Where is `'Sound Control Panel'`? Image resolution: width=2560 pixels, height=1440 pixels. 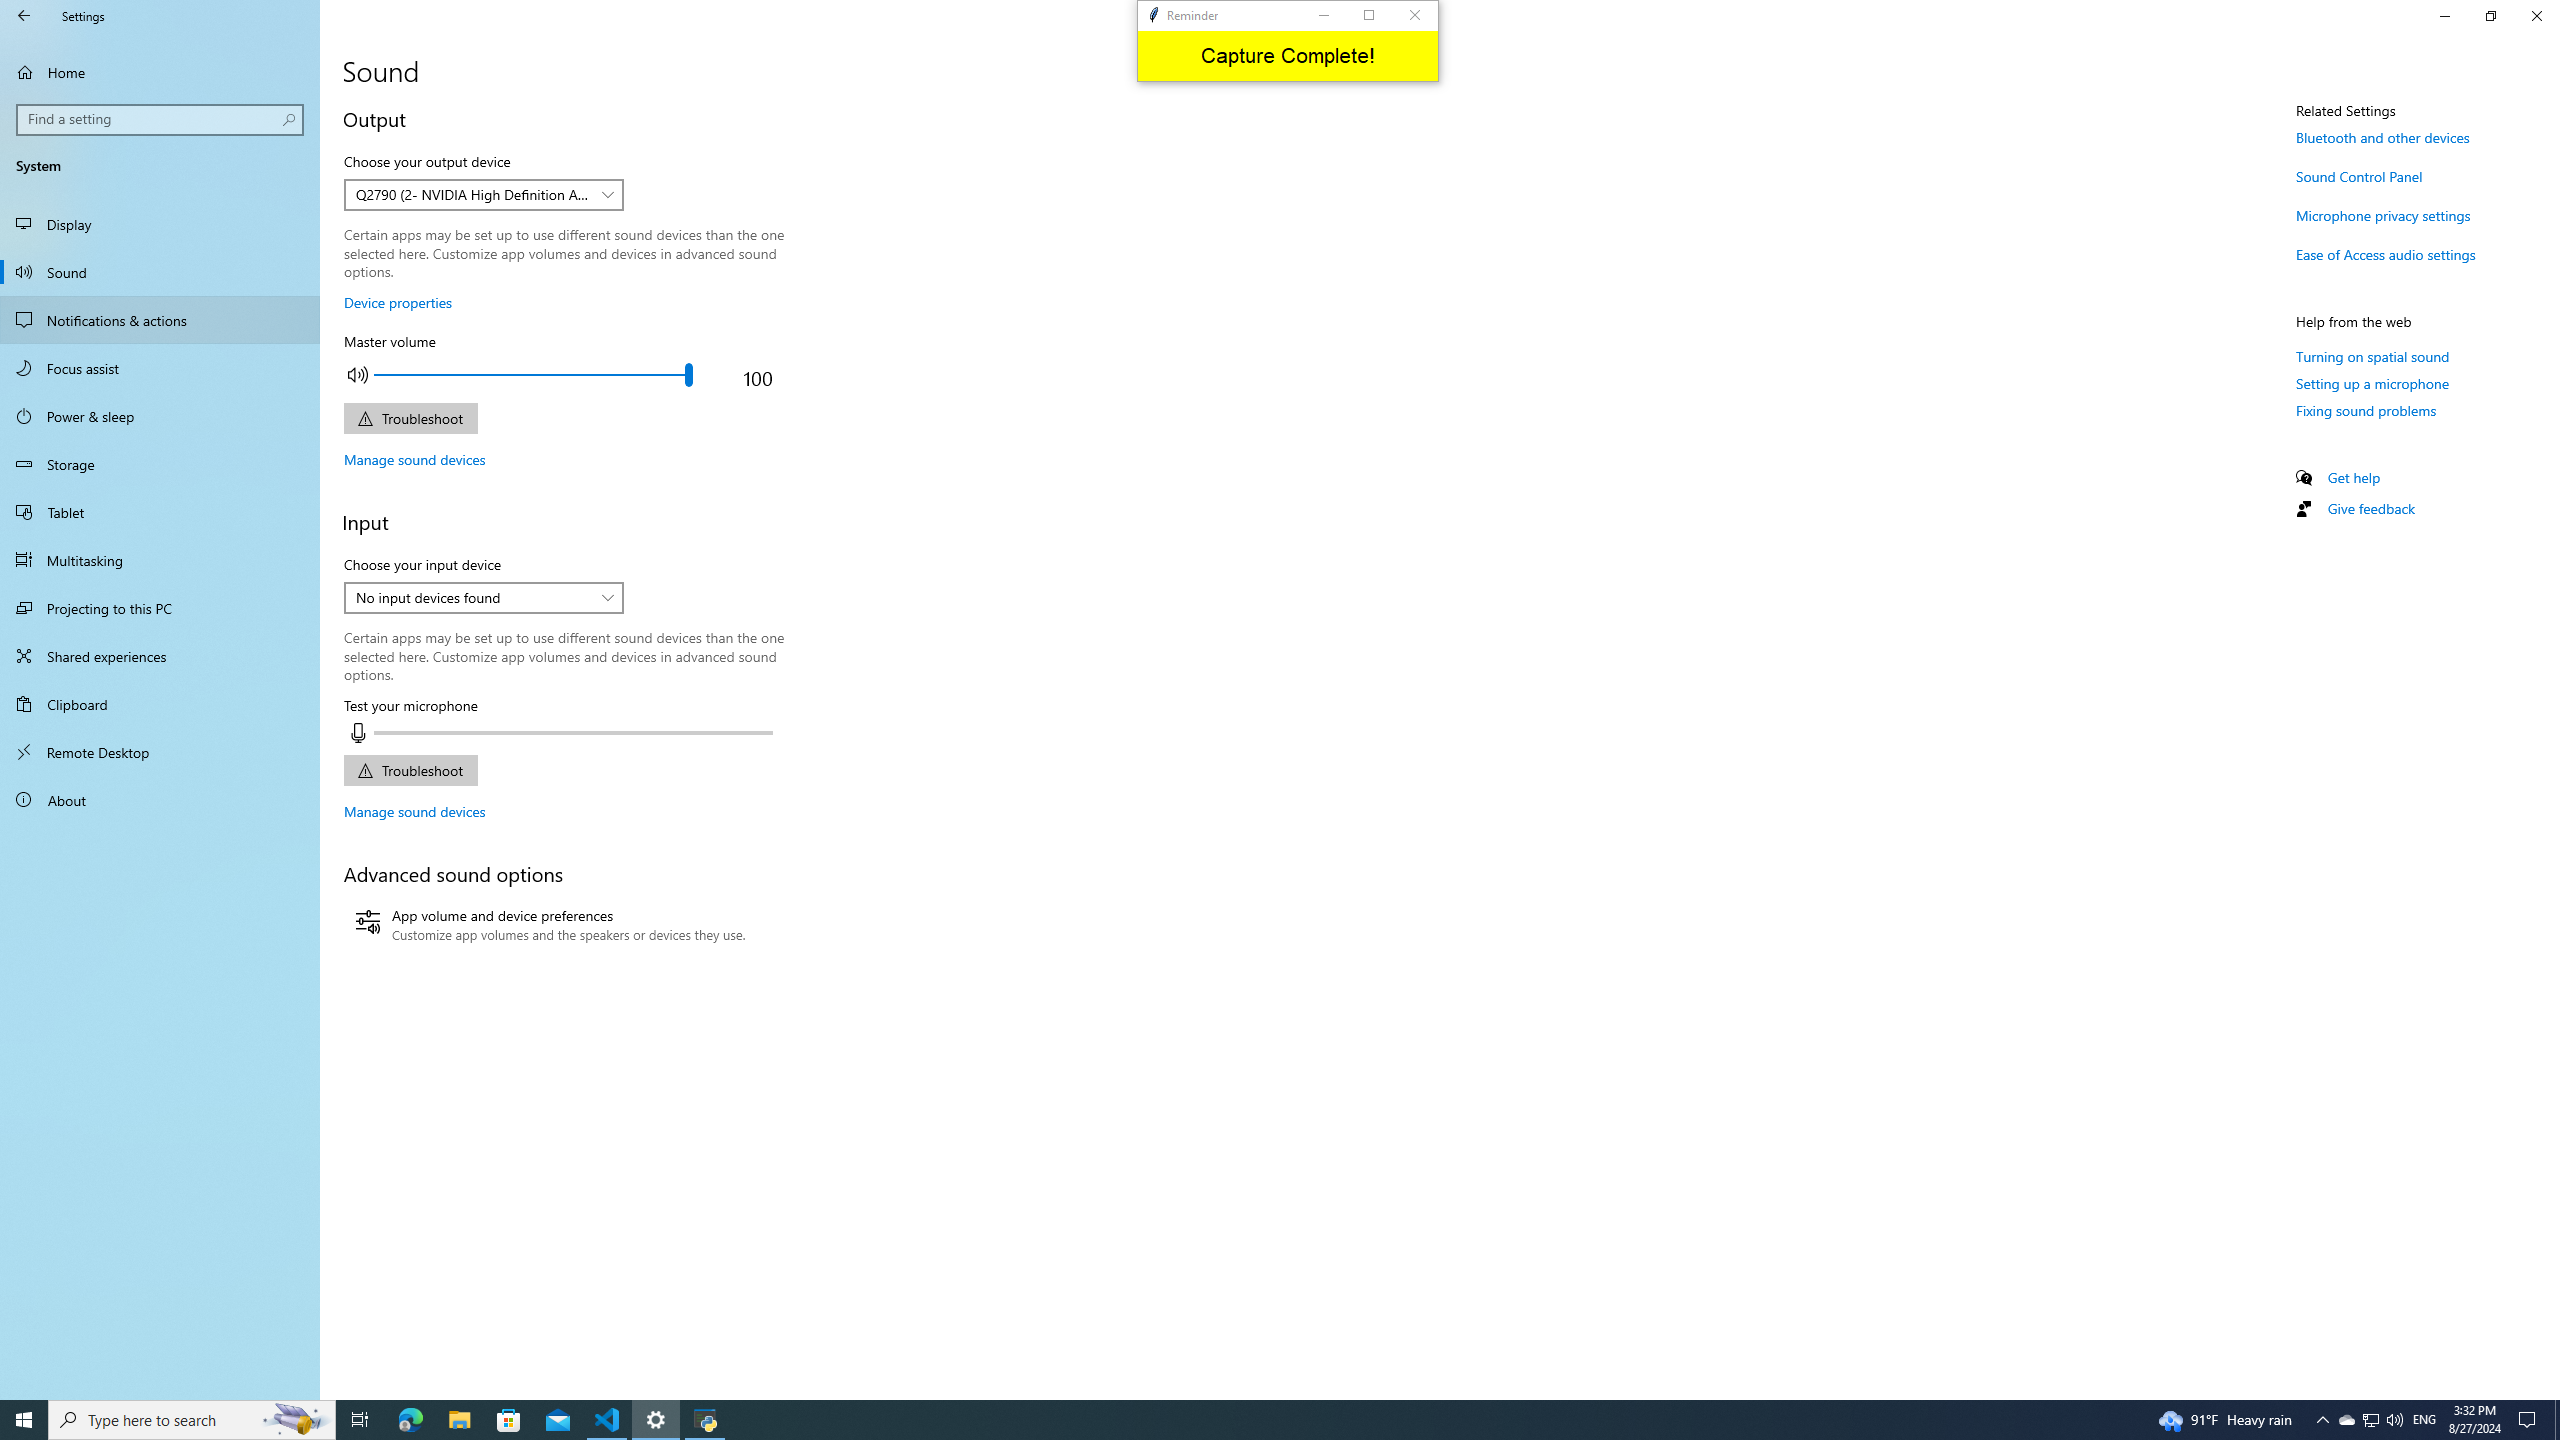
'Sound Control Panel' is located at coordinates (2359, 176).